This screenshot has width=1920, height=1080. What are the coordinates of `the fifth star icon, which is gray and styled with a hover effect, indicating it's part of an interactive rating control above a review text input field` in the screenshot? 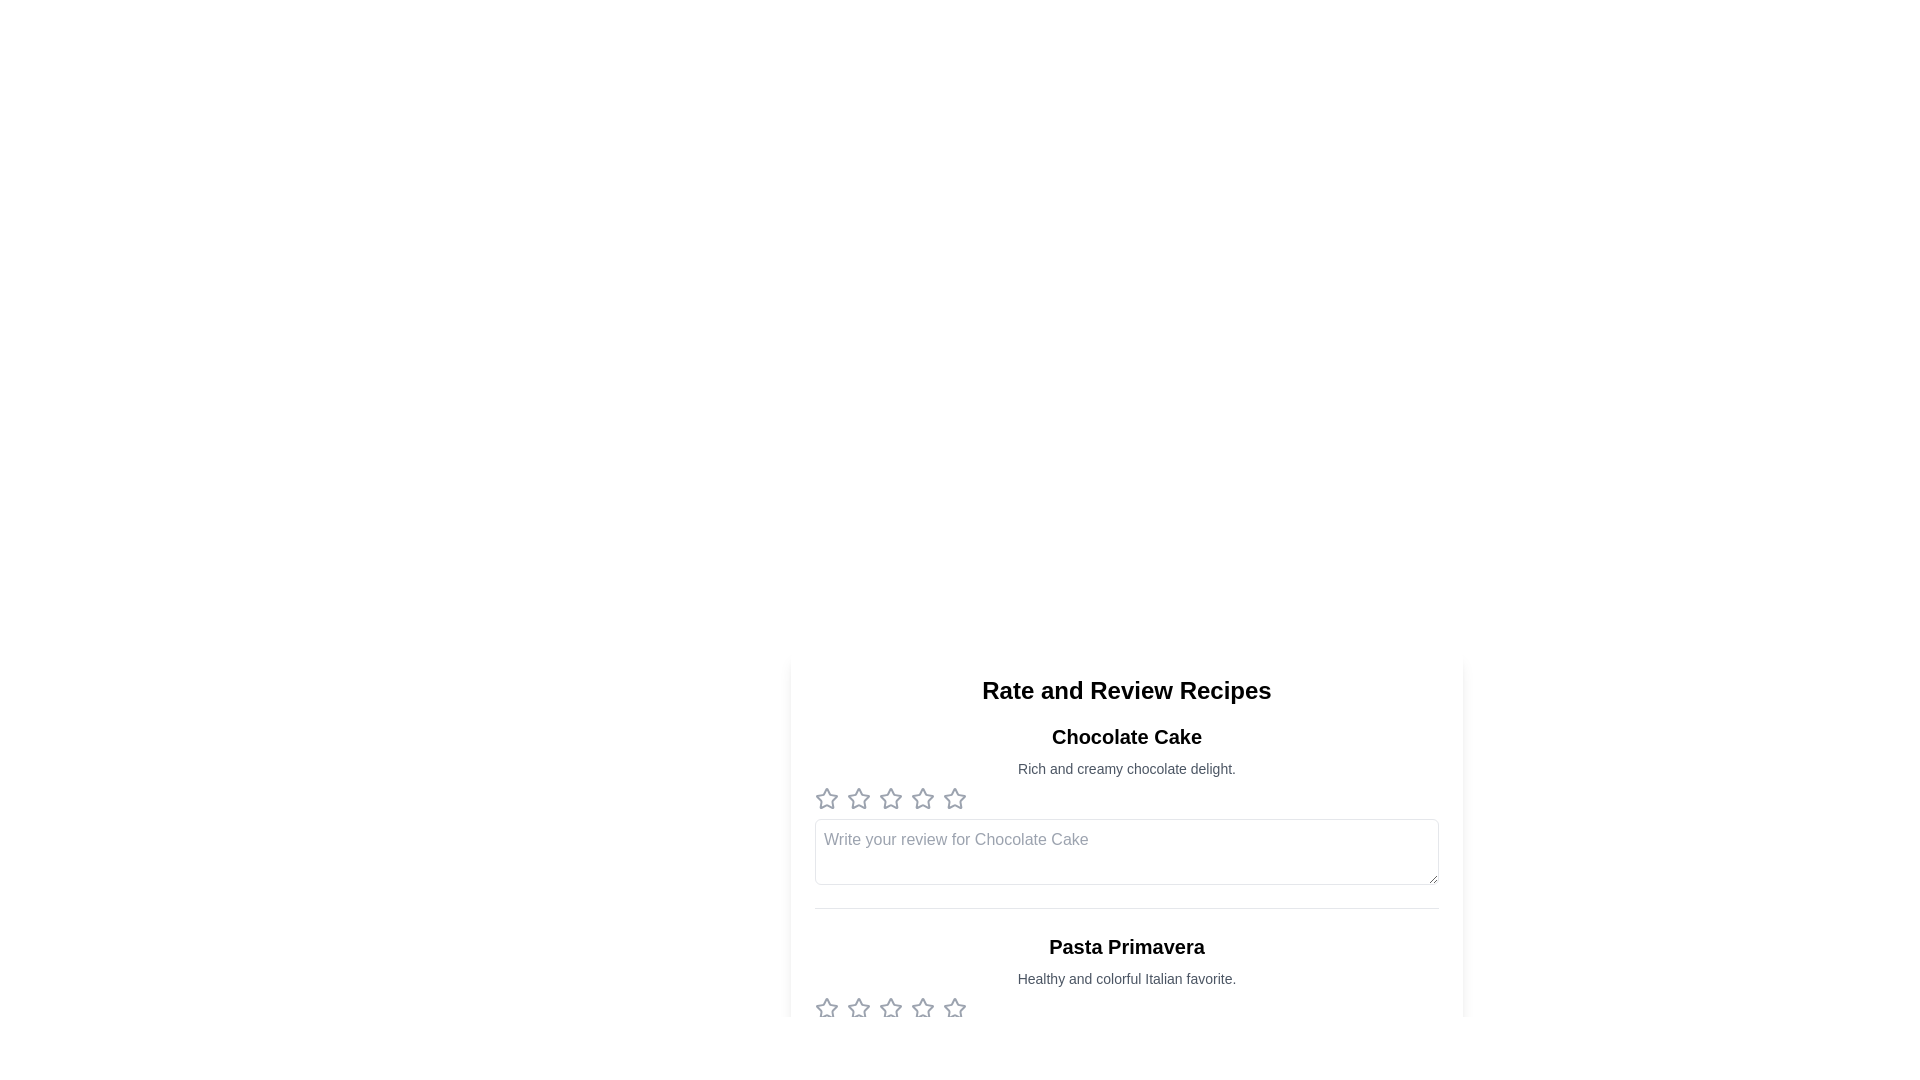 It's located at (890, 797).